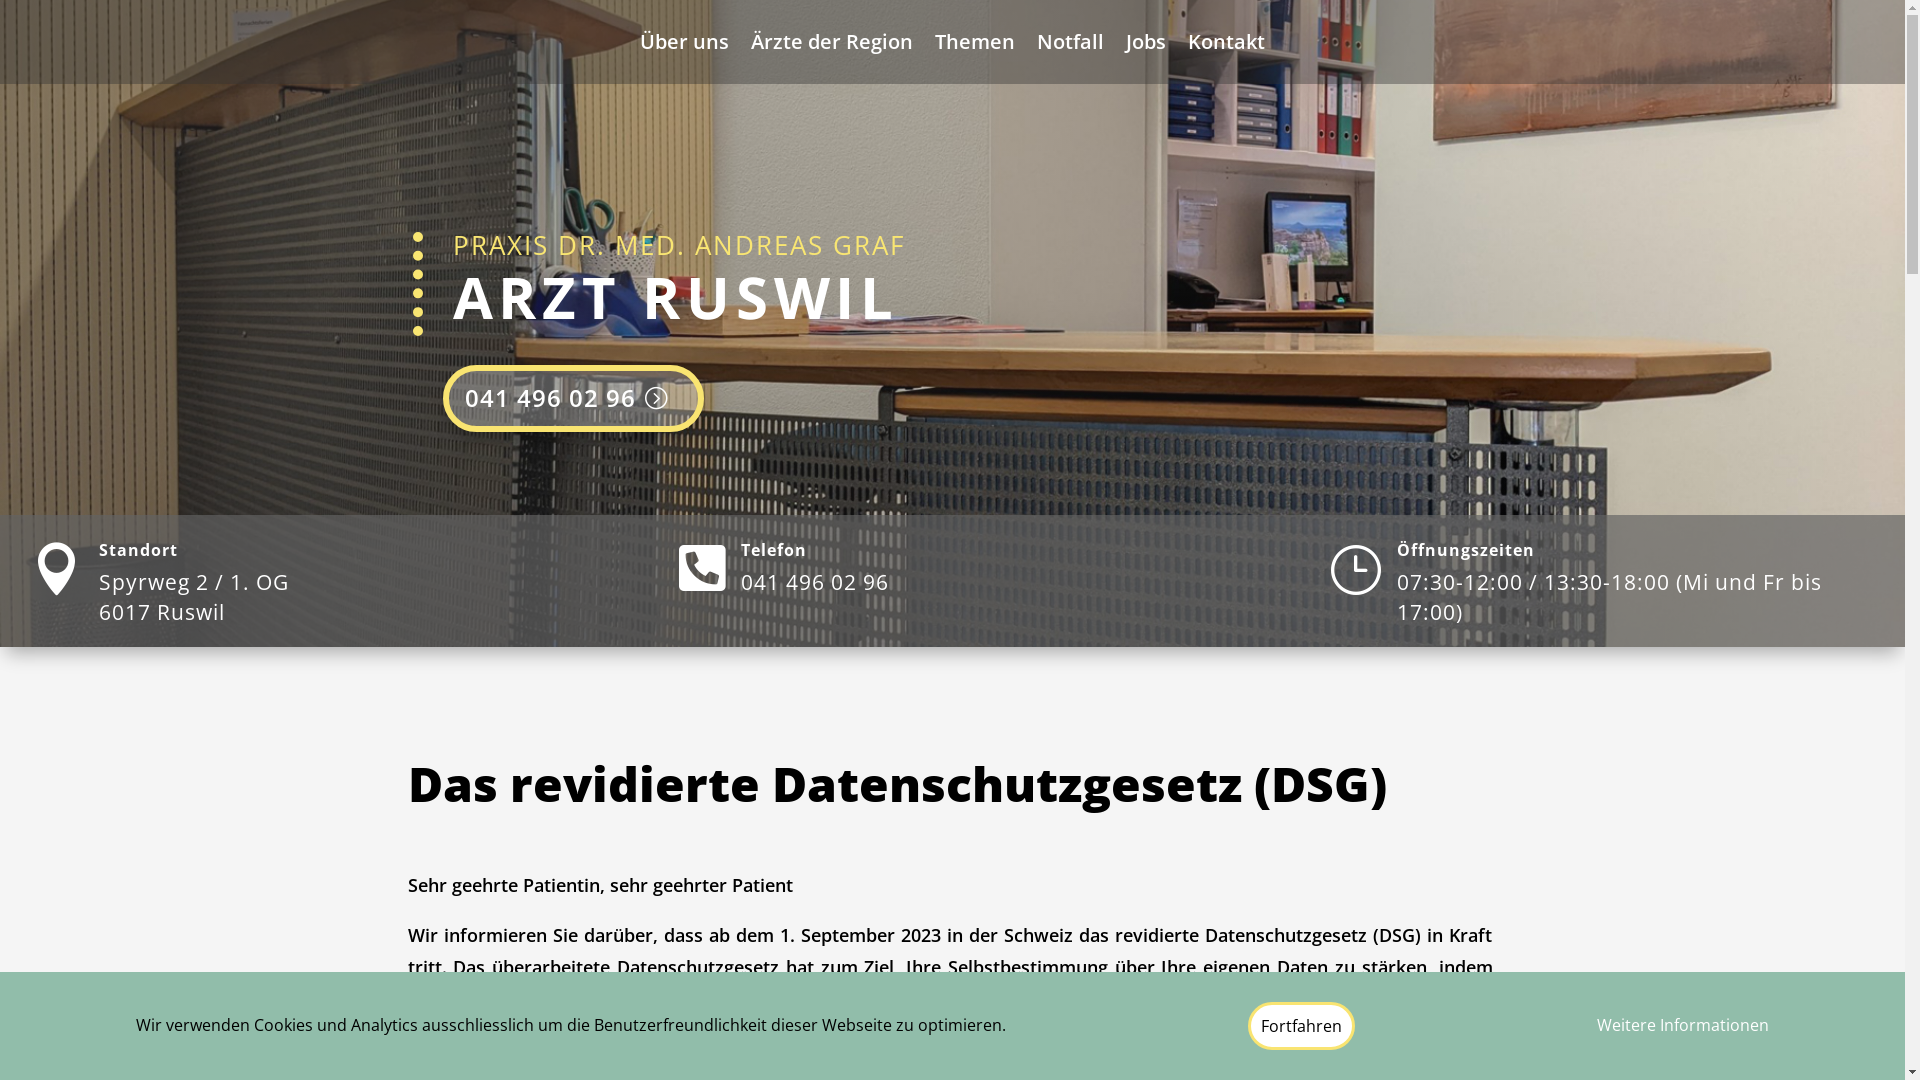  What do you see at coordinates (1225, 45) in the screenshot?
I see `'Kontakt'` at bounding box center [1225, 45].